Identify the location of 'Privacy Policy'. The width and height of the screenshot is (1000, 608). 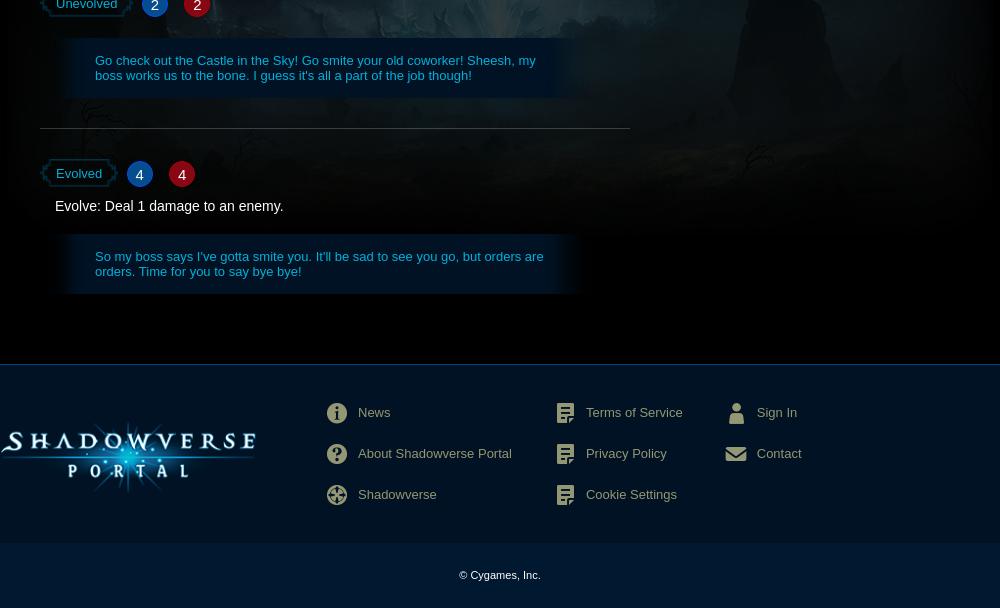
(625, 452).